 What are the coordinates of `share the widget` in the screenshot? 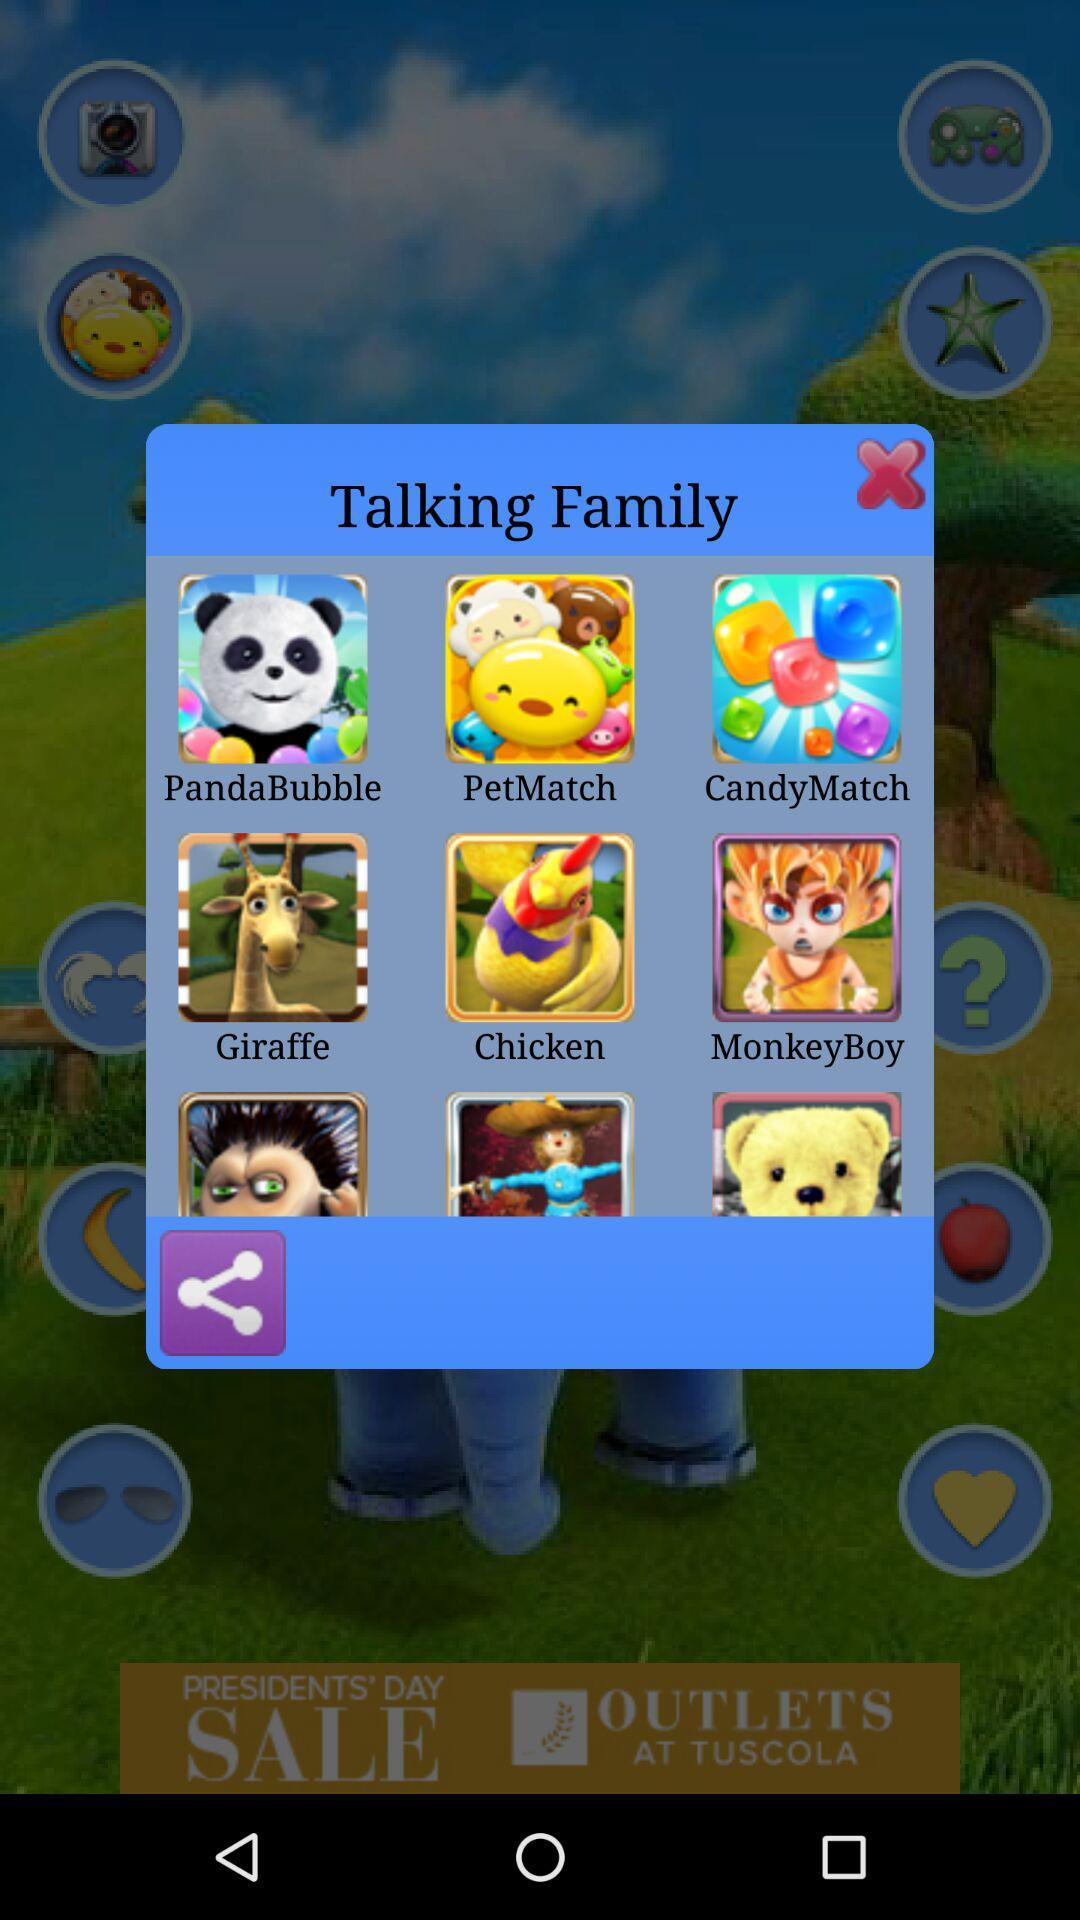 It's located at (222, 1292).